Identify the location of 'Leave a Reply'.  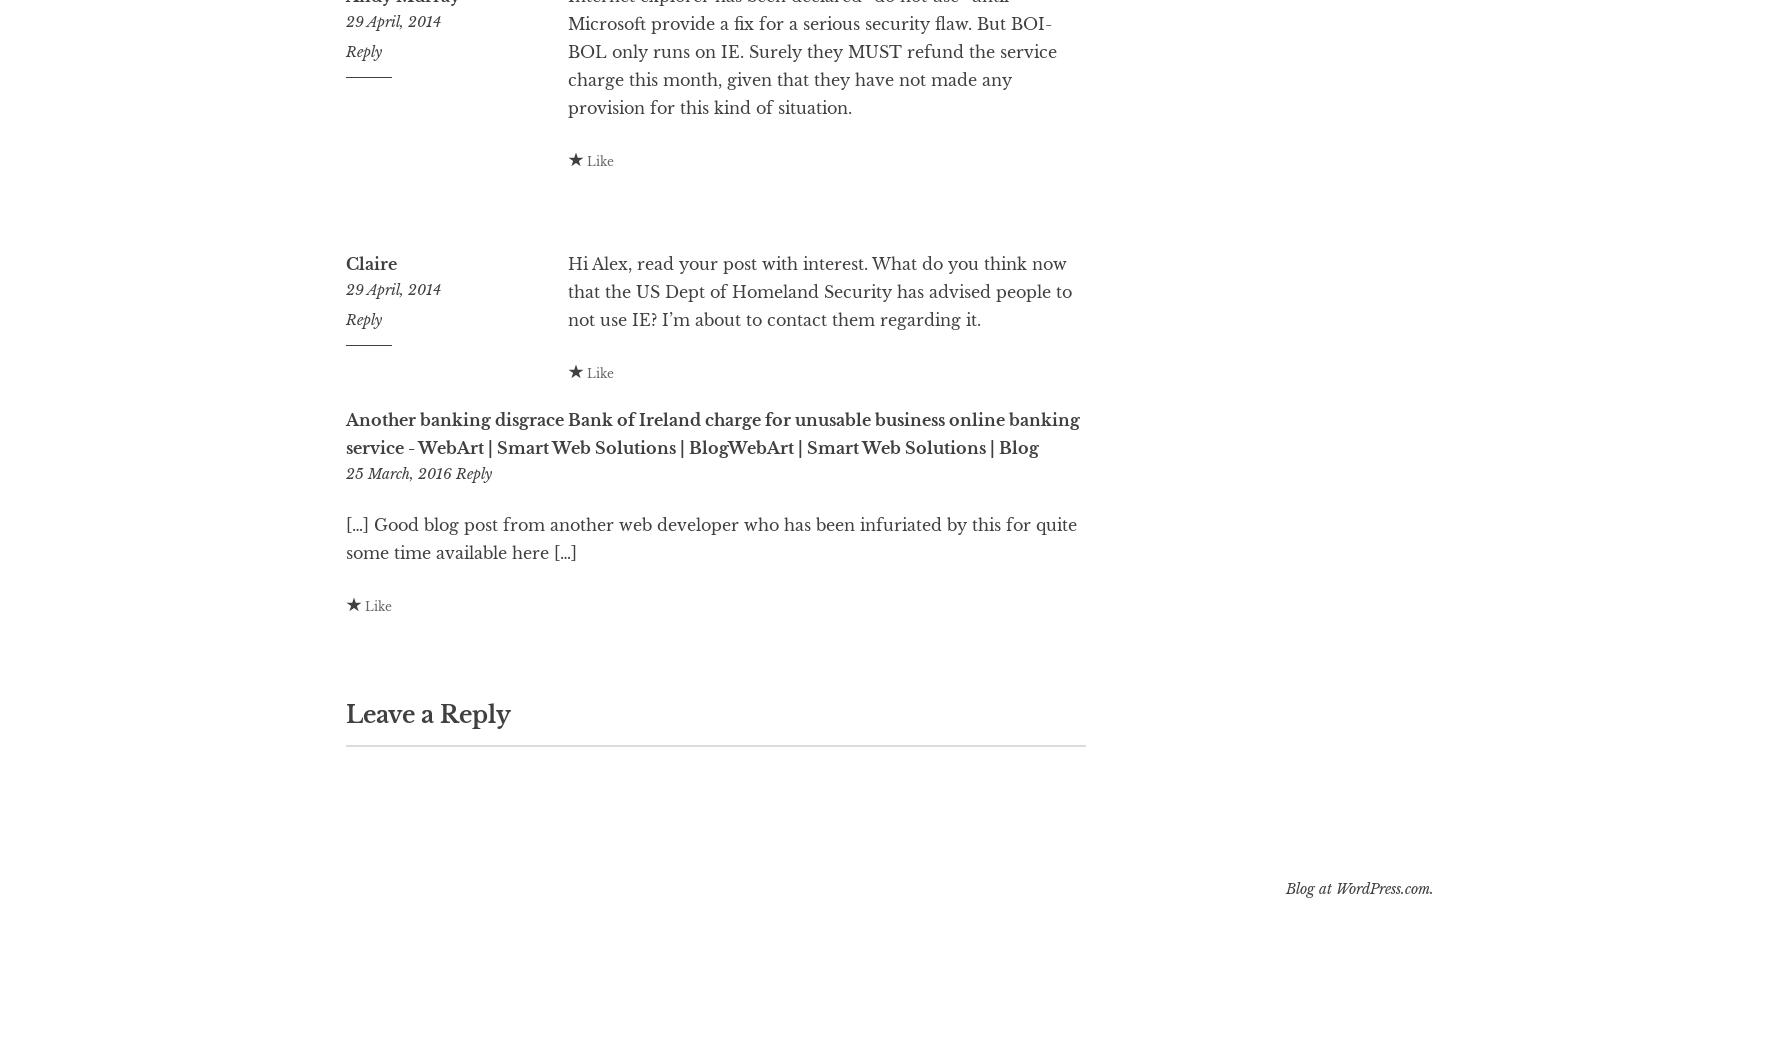
(427, 794).